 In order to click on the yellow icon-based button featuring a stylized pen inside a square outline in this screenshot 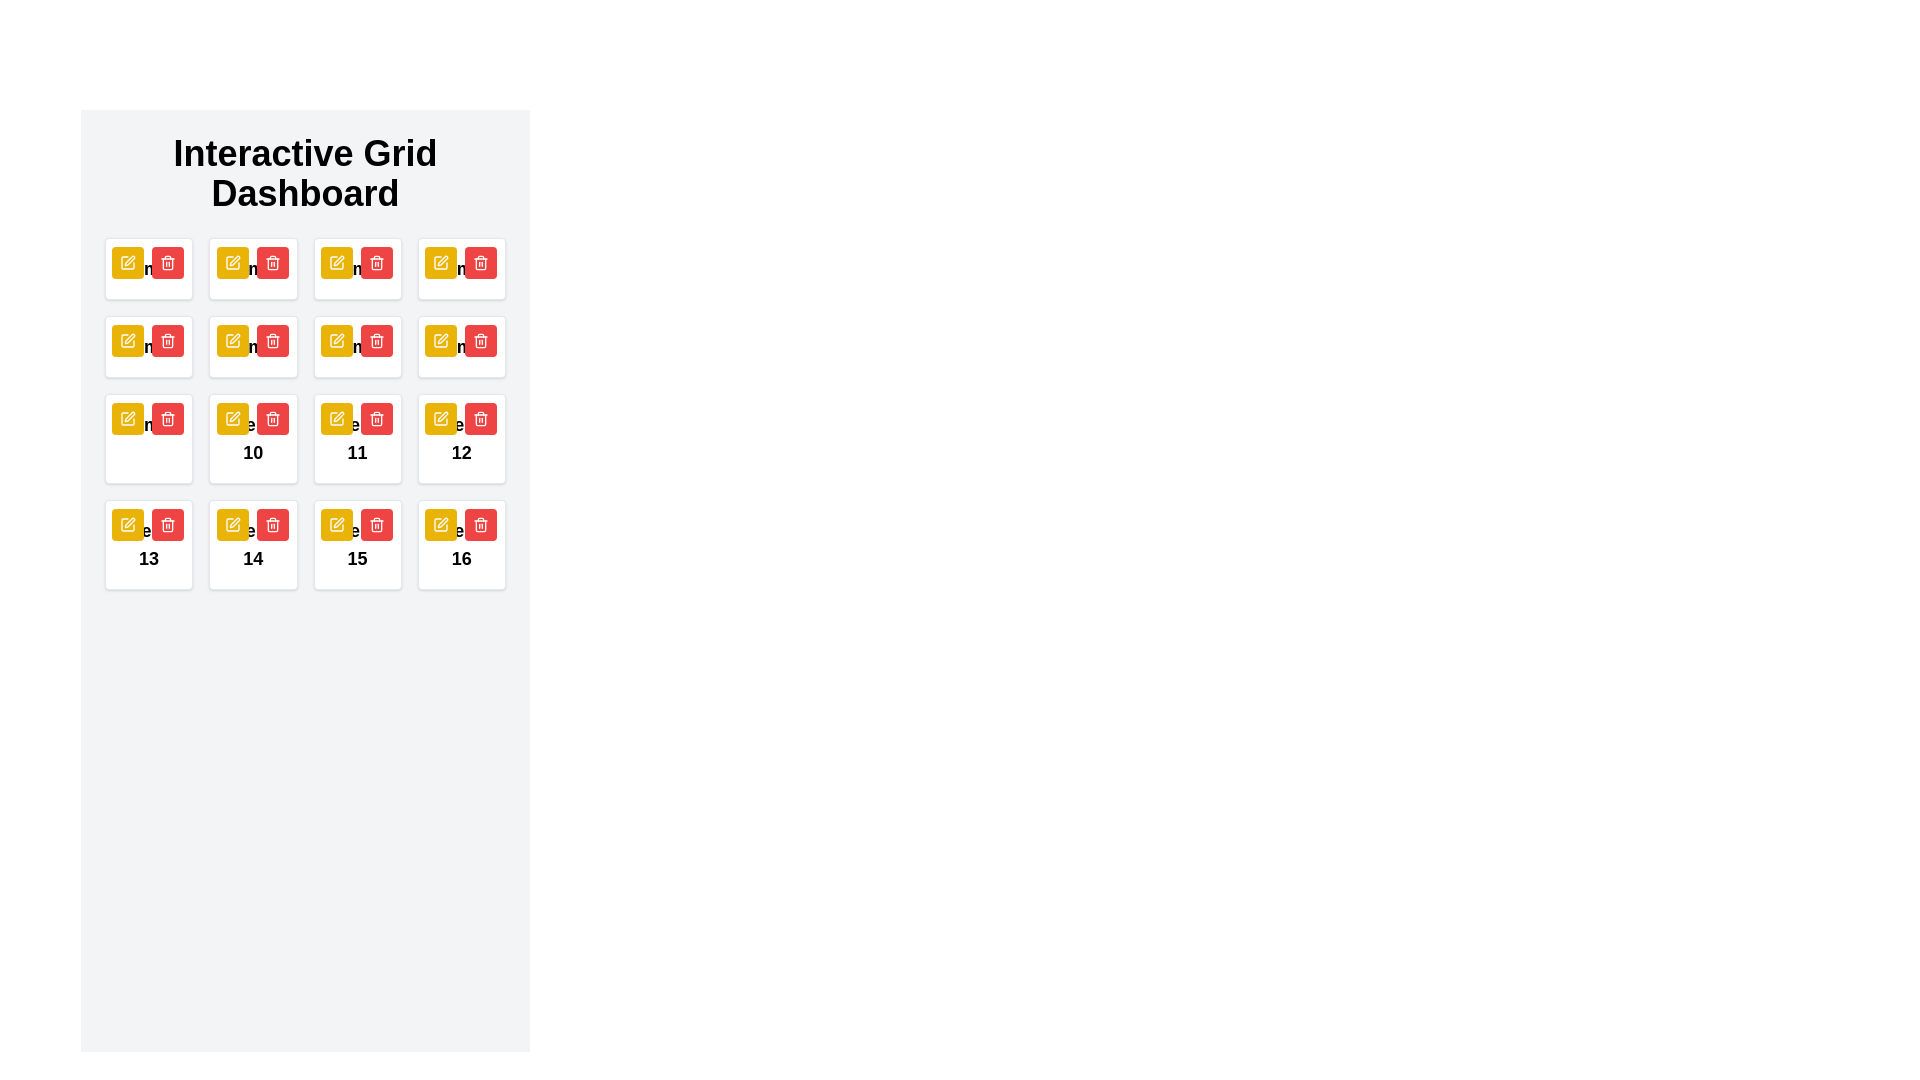, I will do `click(232, 523)`.